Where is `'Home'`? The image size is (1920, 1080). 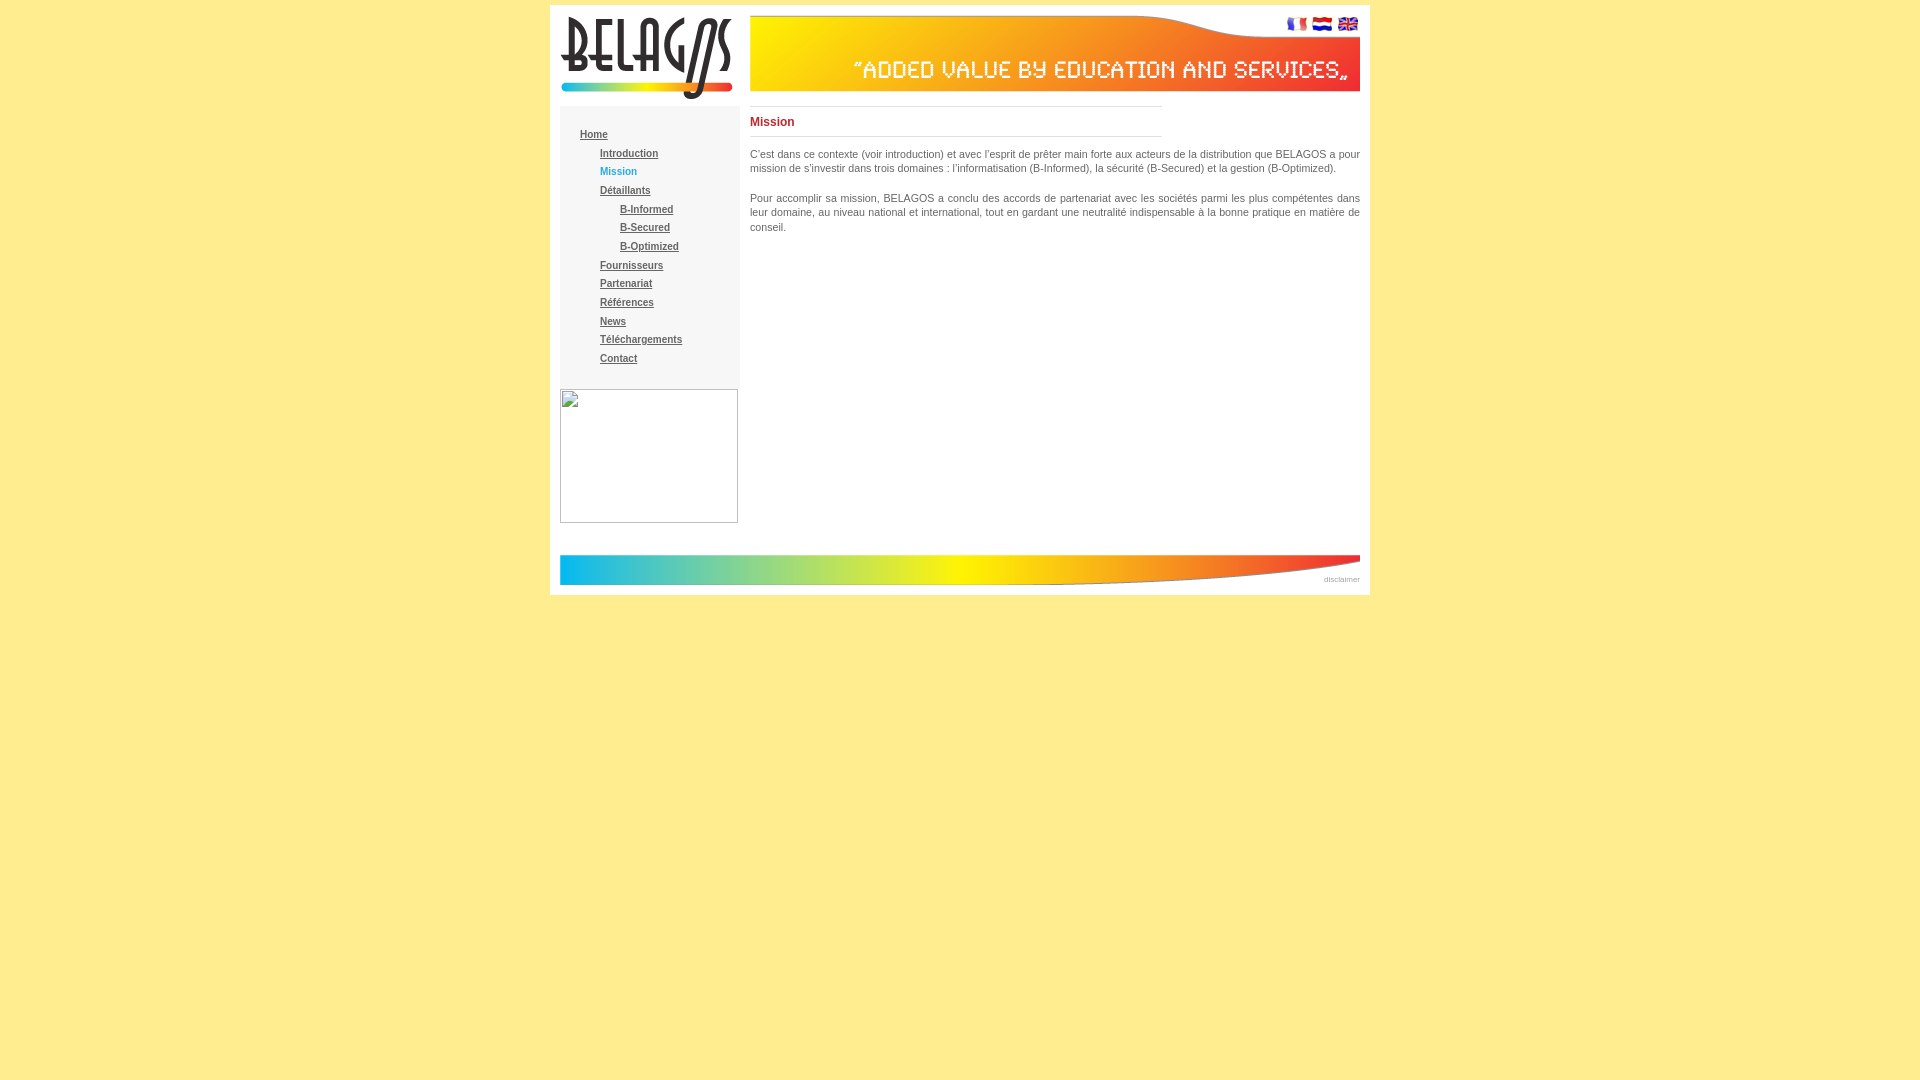 'Home' is located at coordinates (593, 134).